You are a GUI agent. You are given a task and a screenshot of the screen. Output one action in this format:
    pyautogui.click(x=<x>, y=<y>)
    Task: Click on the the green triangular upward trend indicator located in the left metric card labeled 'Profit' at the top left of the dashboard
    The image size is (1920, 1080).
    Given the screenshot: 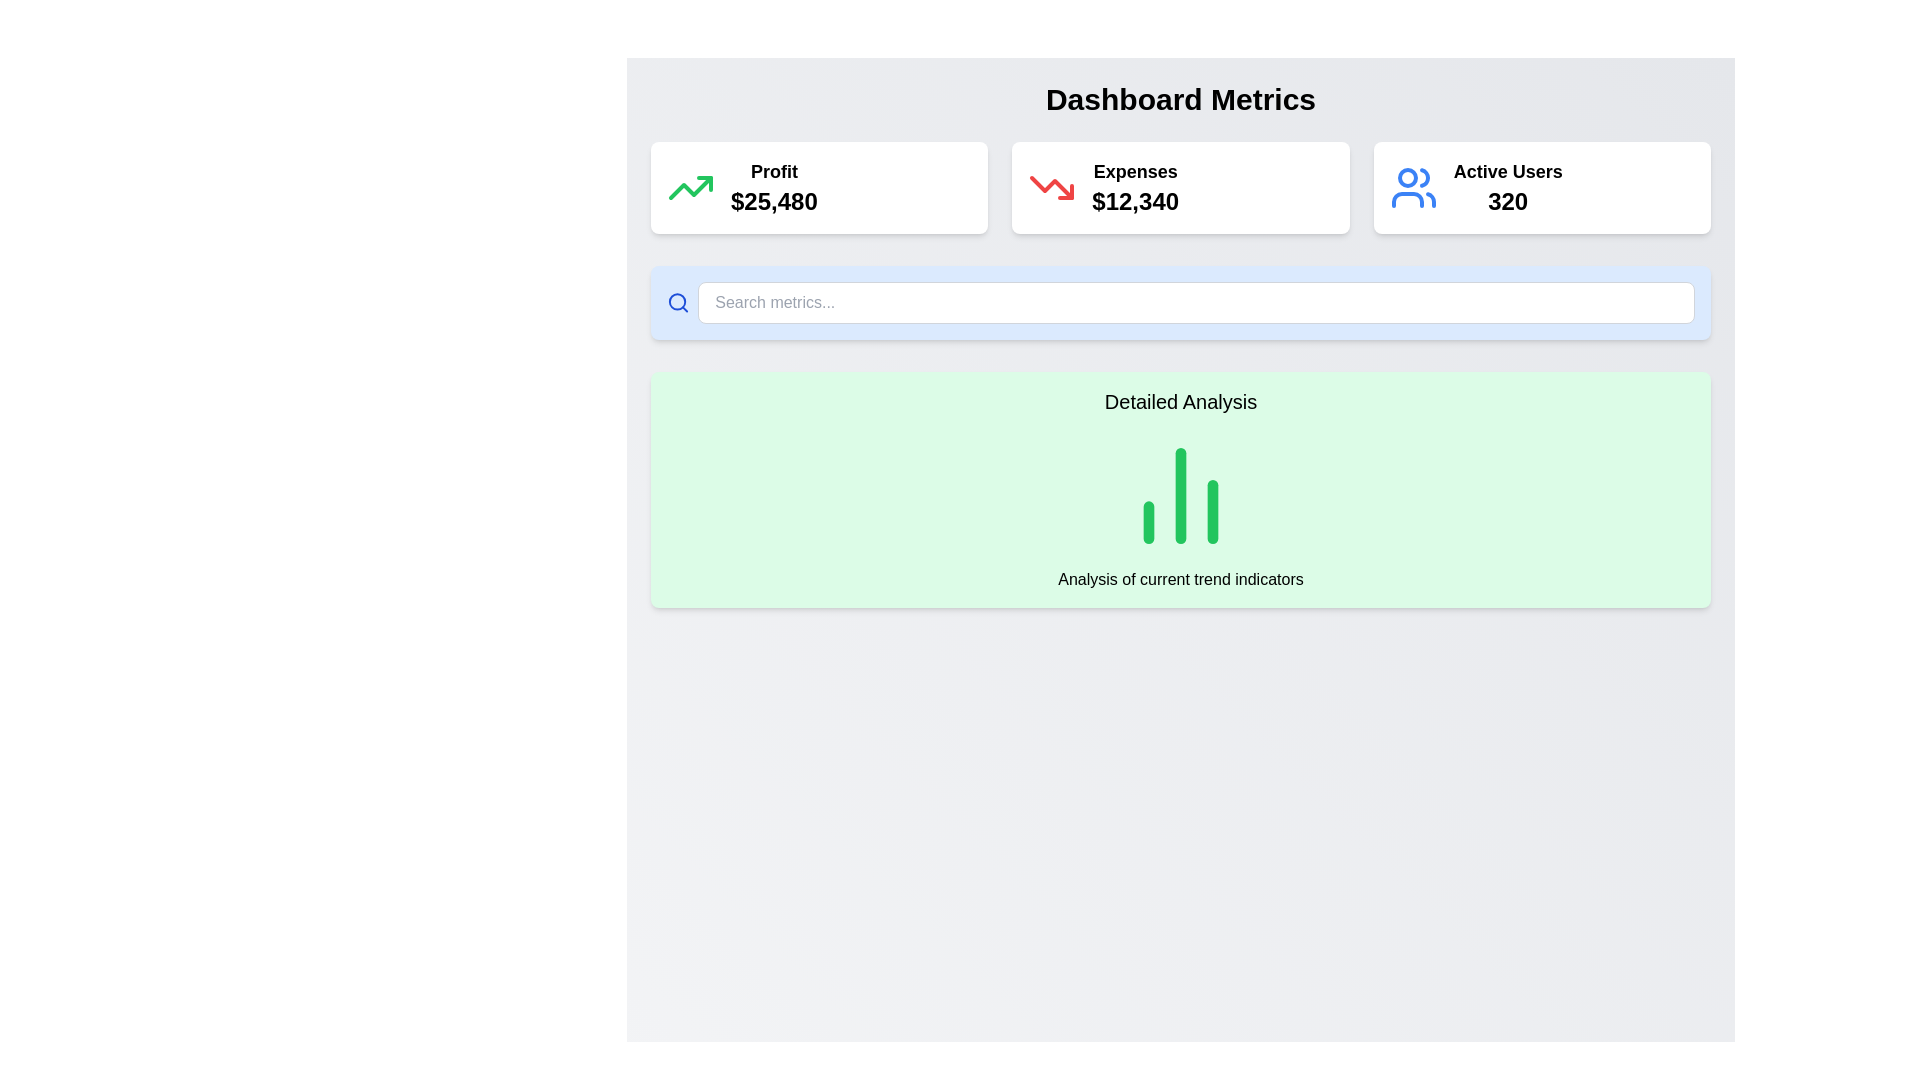 What is the action you would take?
    pyautogui.click(x=705, y=184)
    